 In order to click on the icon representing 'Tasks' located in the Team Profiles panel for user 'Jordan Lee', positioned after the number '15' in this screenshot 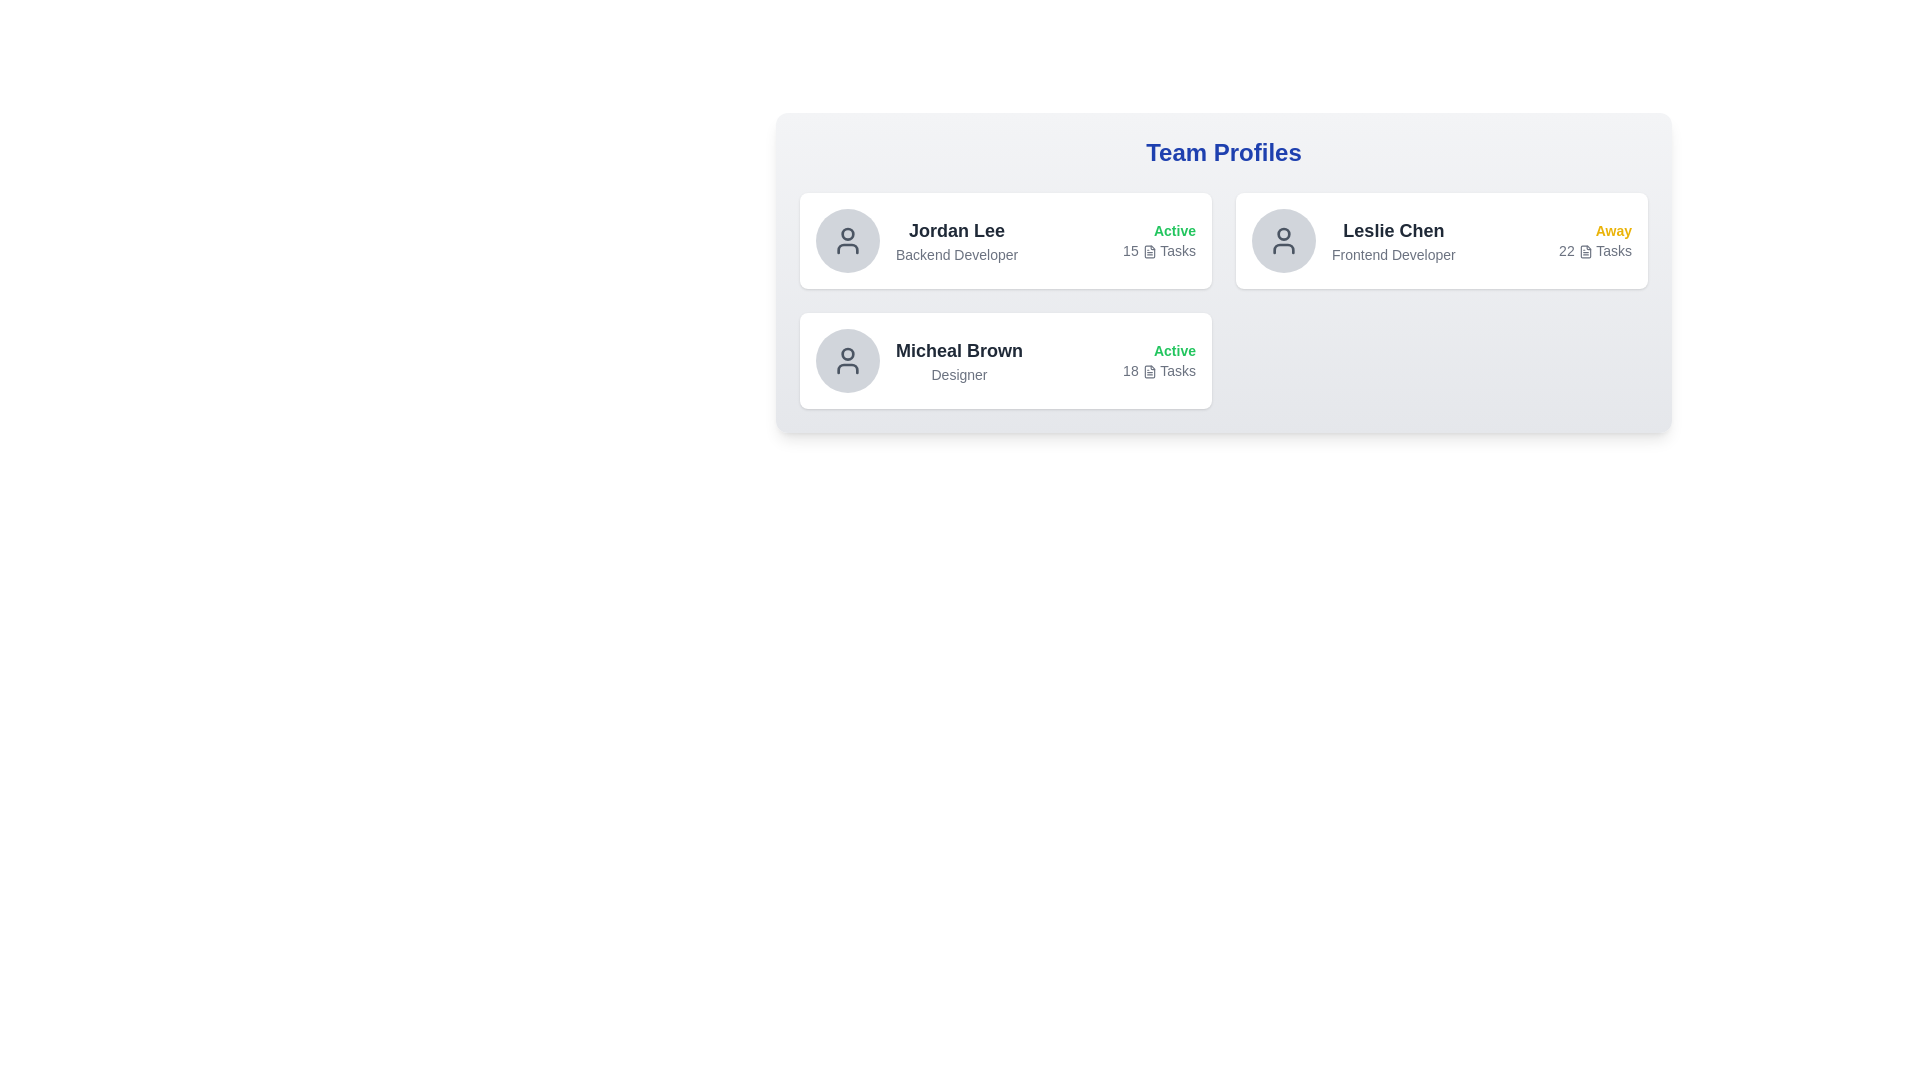, I will do `click(1149, 251)`.